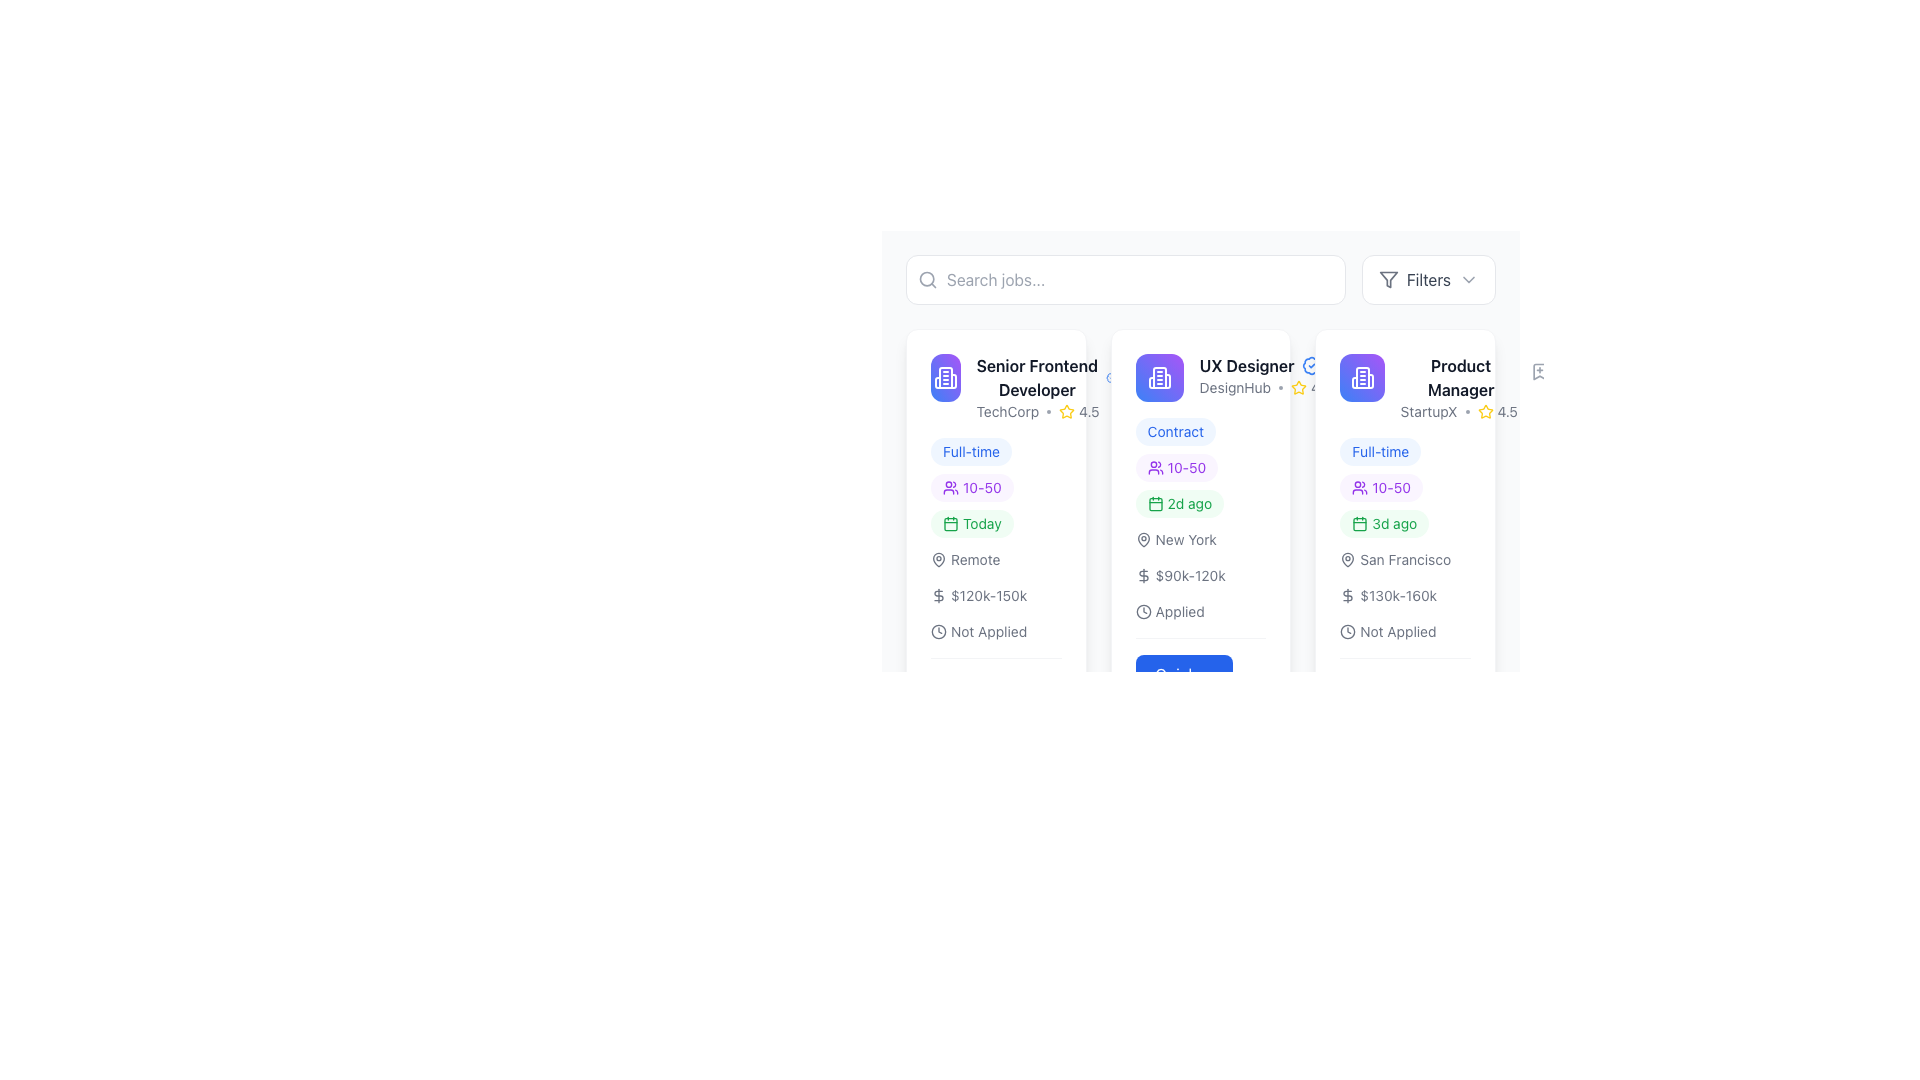  Describe the element at coordinates (1143, 611) in the screenshot. I see `the clock icon with a circular border and clock hands, which is located in the second job listing panel from the left, positioned before the text 'Applied'` at that location.